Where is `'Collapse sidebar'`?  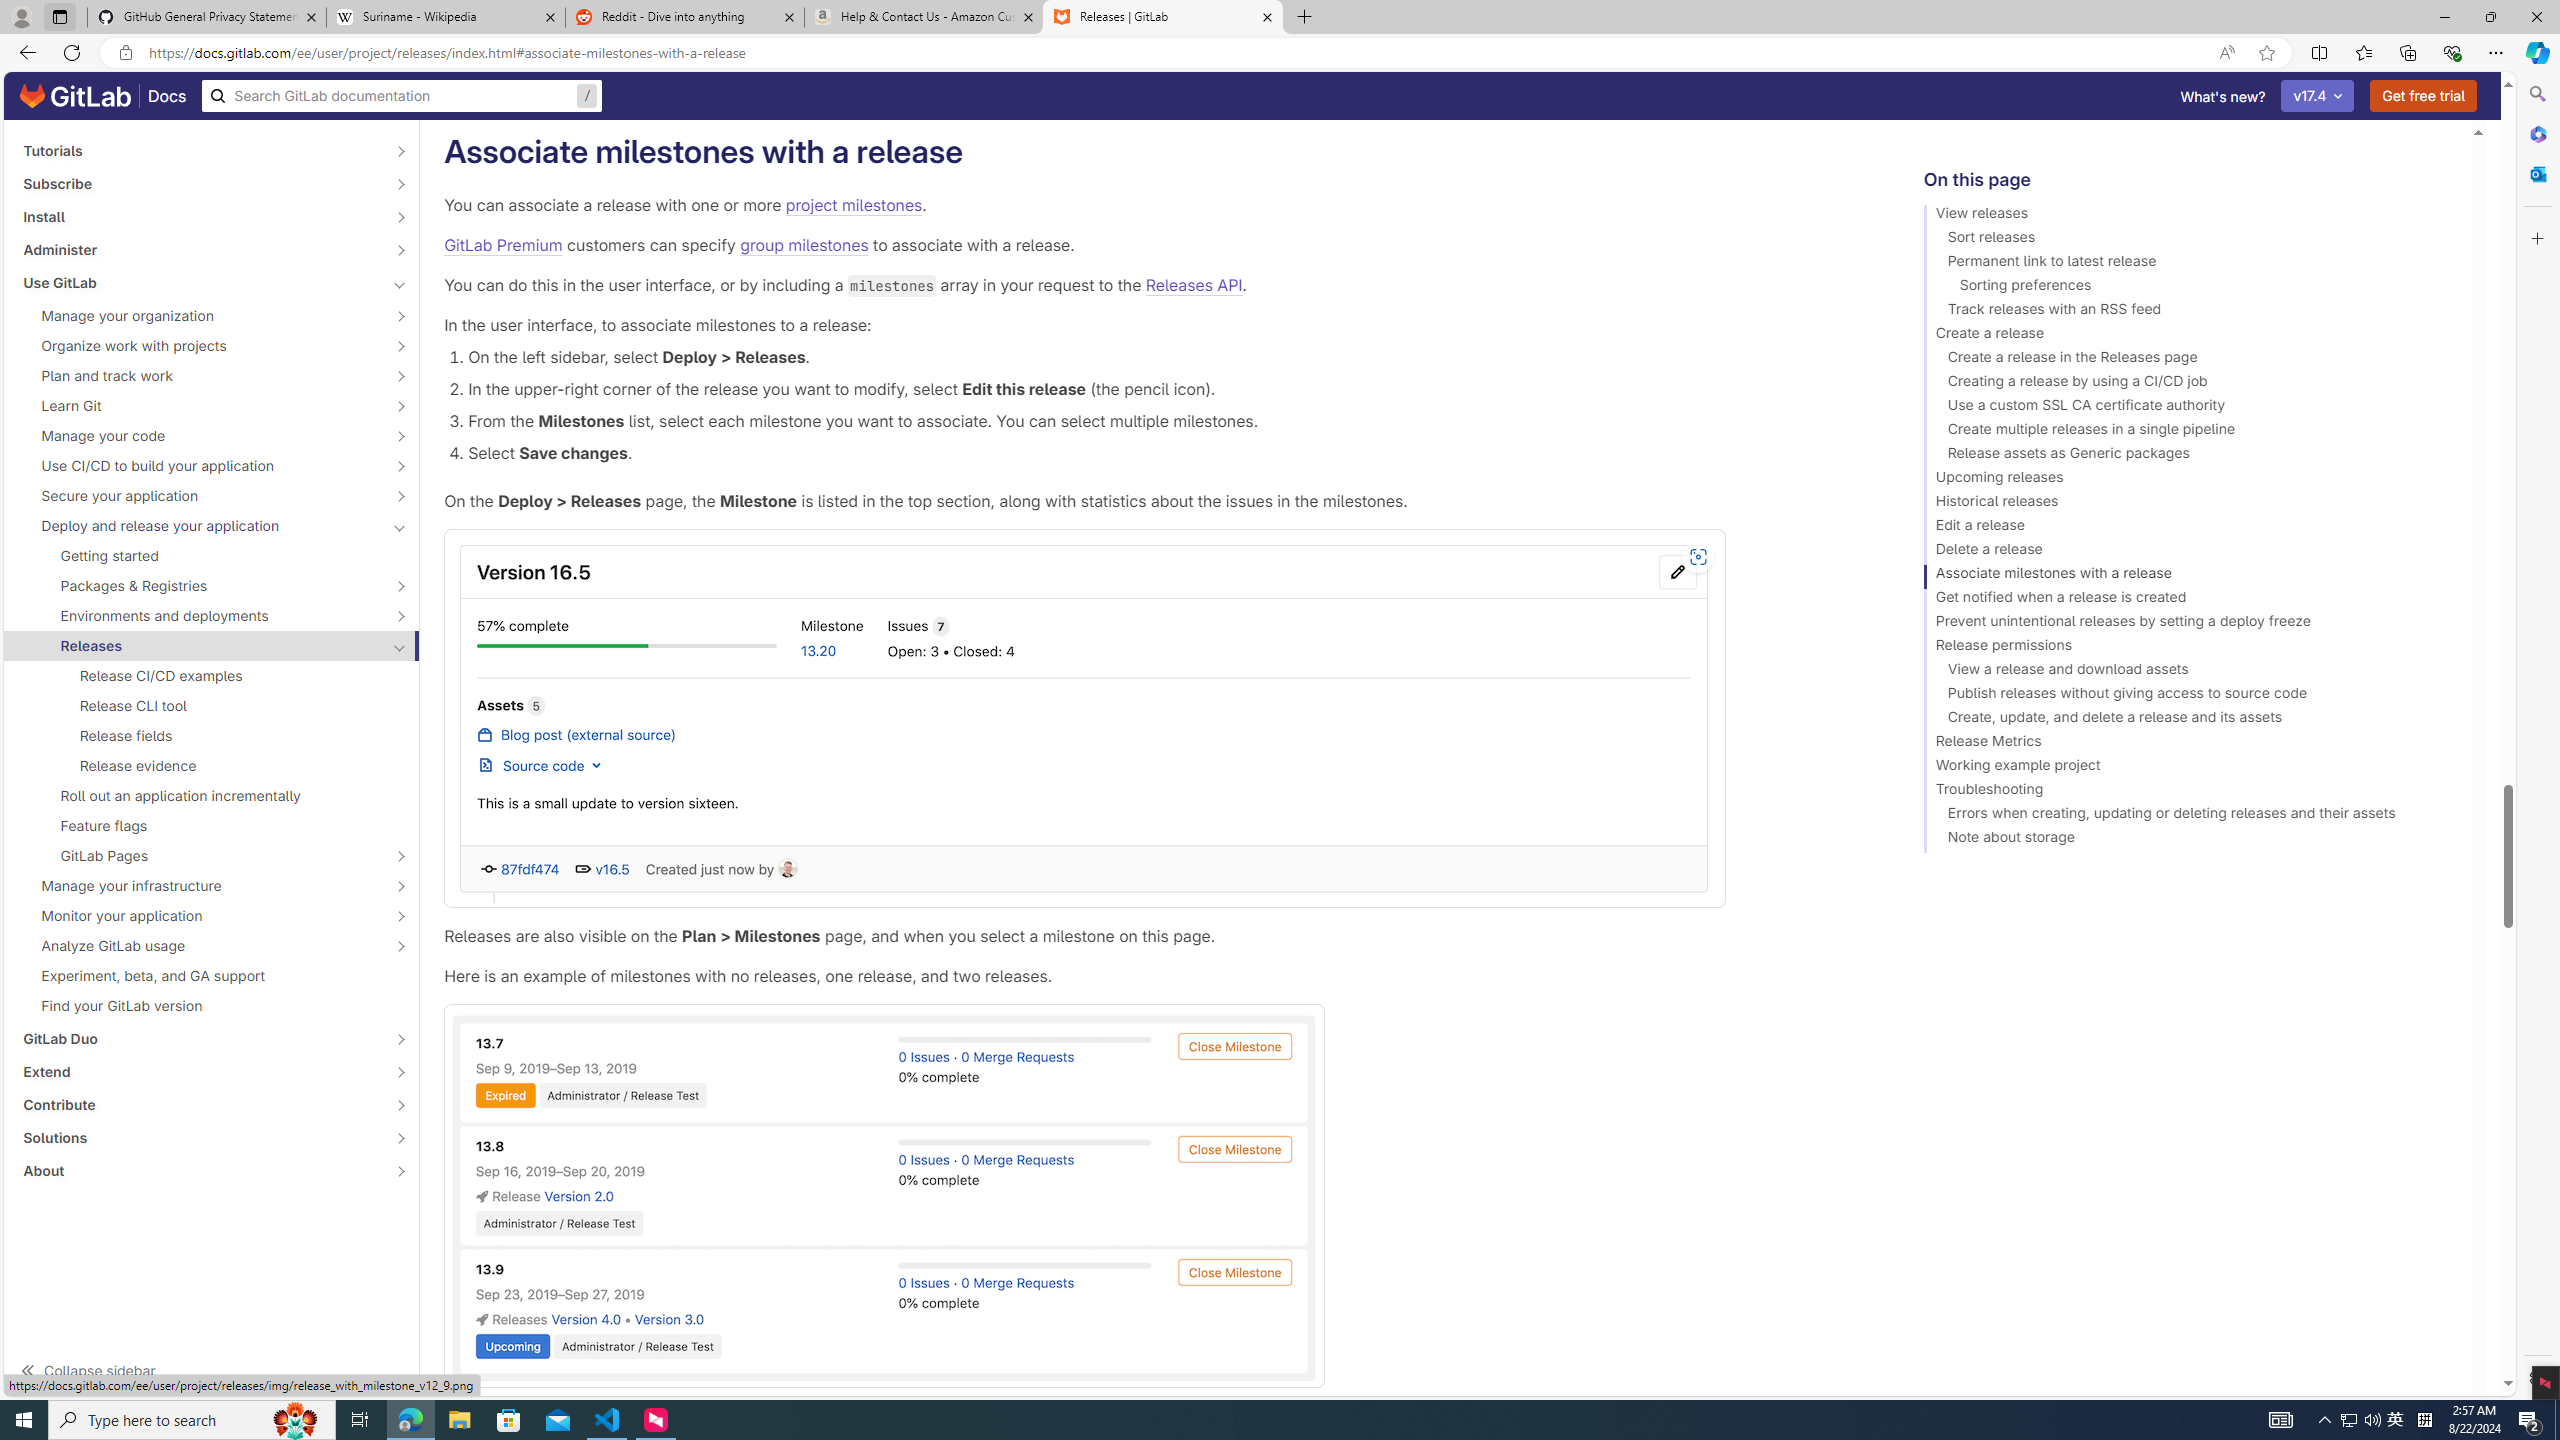
'Collapse sidebar' is located at coordinates (211, 1370).